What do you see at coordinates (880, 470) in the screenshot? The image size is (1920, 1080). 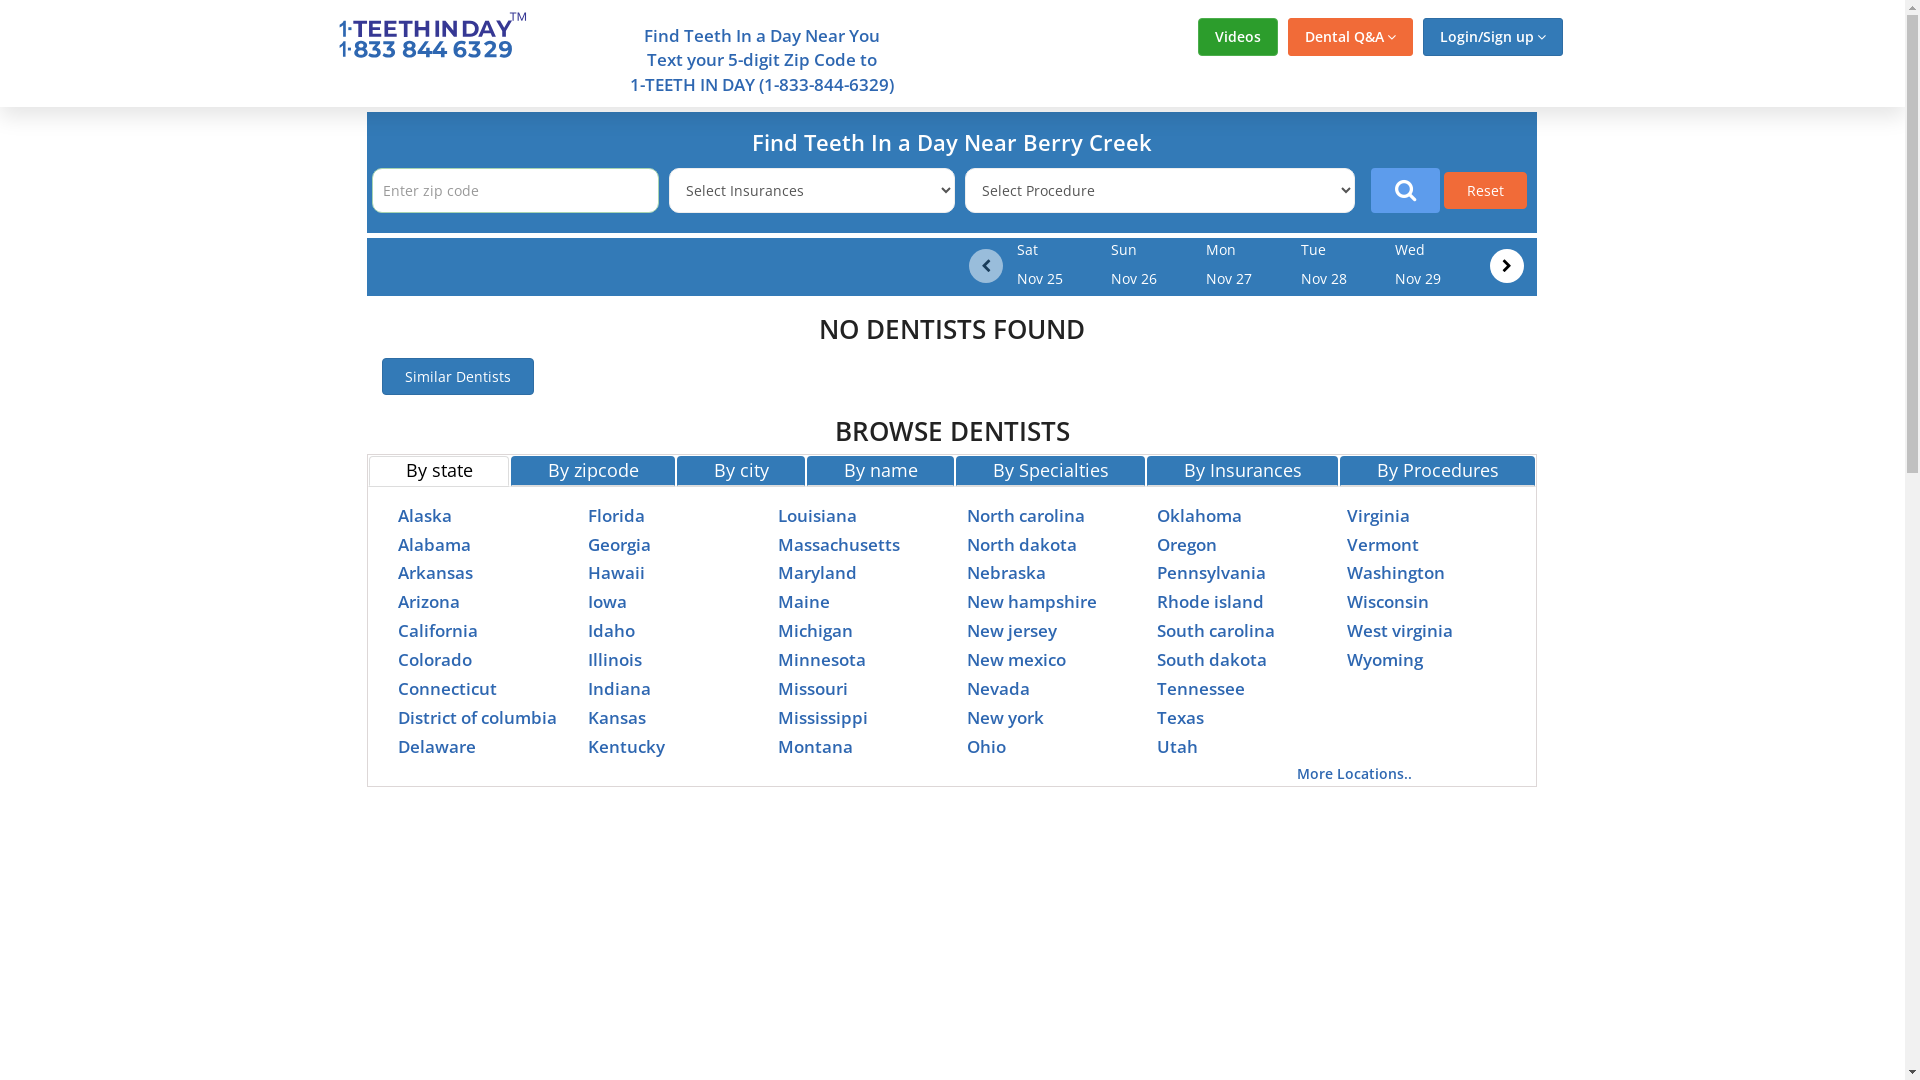 I see `'By name'` at bounding box center [880, 470].